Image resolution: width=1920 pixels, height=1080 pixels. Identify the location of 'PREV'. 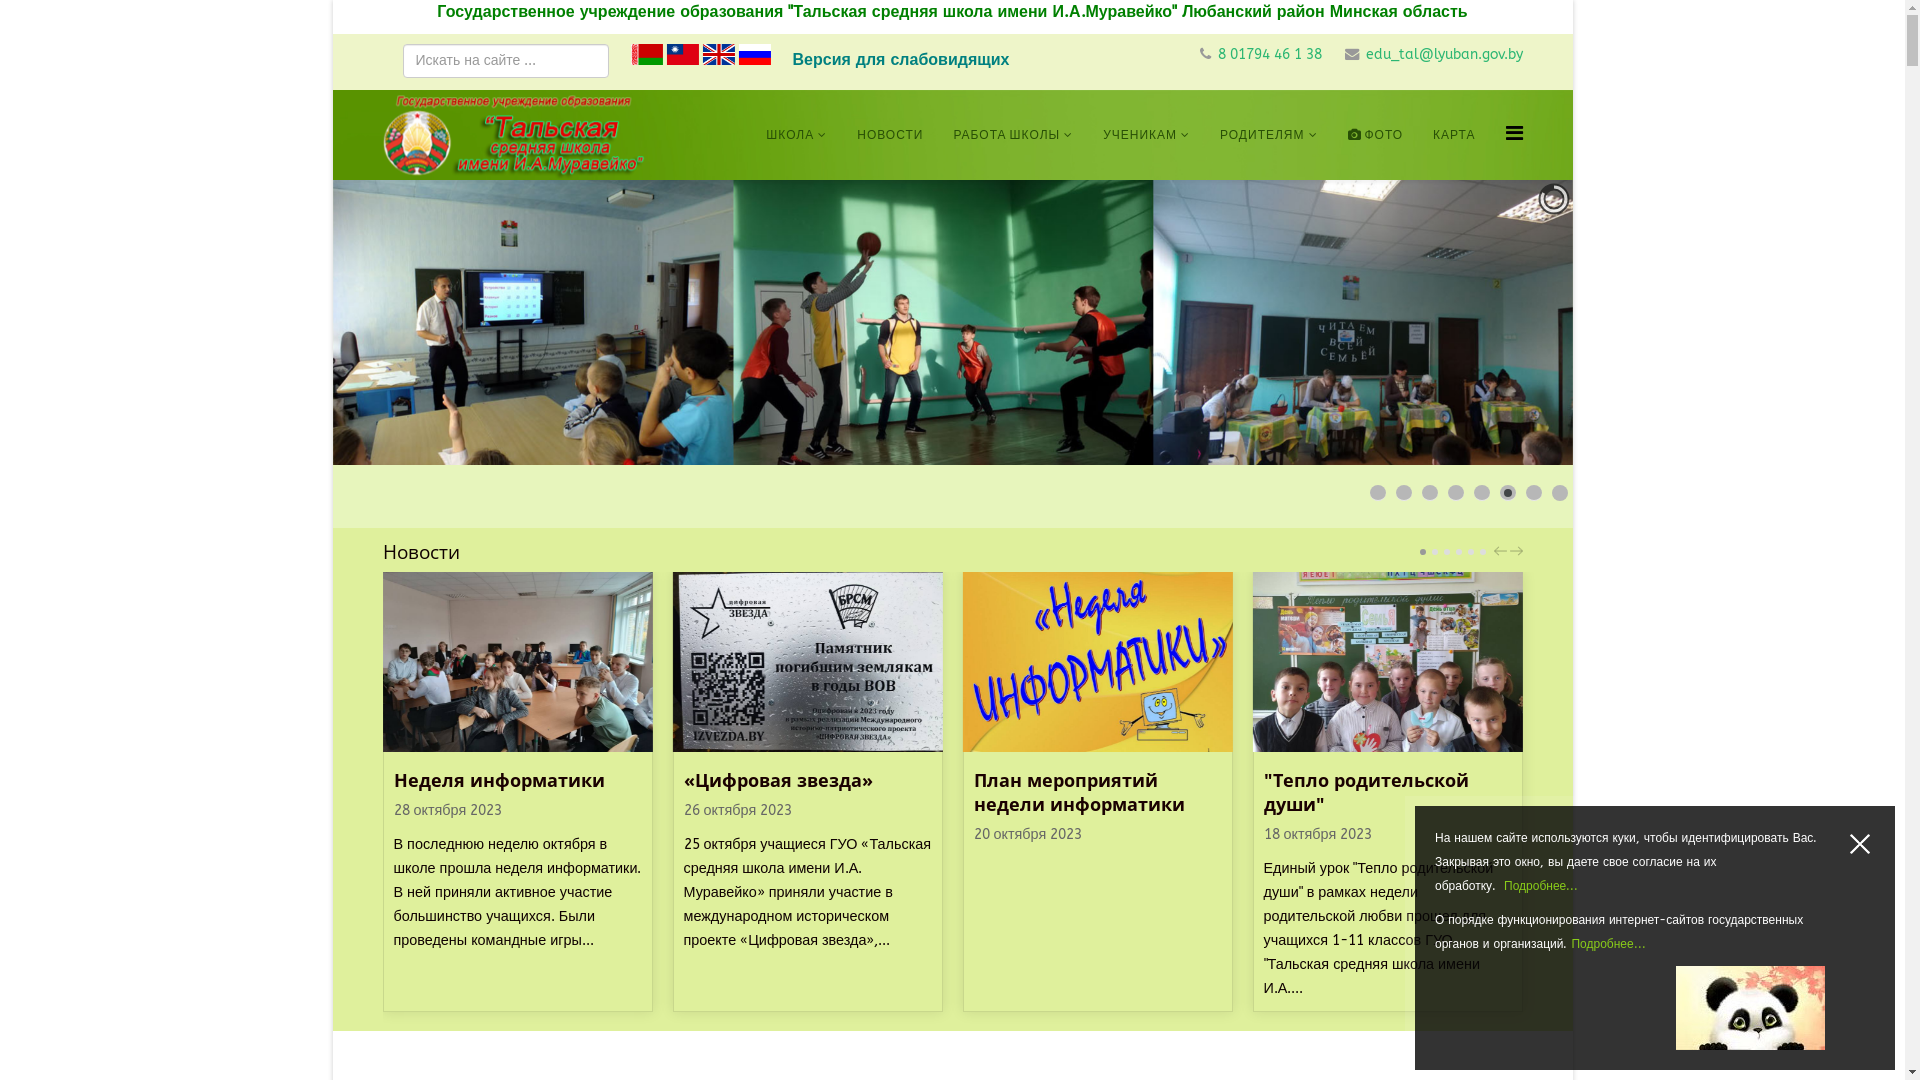
(1500, 551).